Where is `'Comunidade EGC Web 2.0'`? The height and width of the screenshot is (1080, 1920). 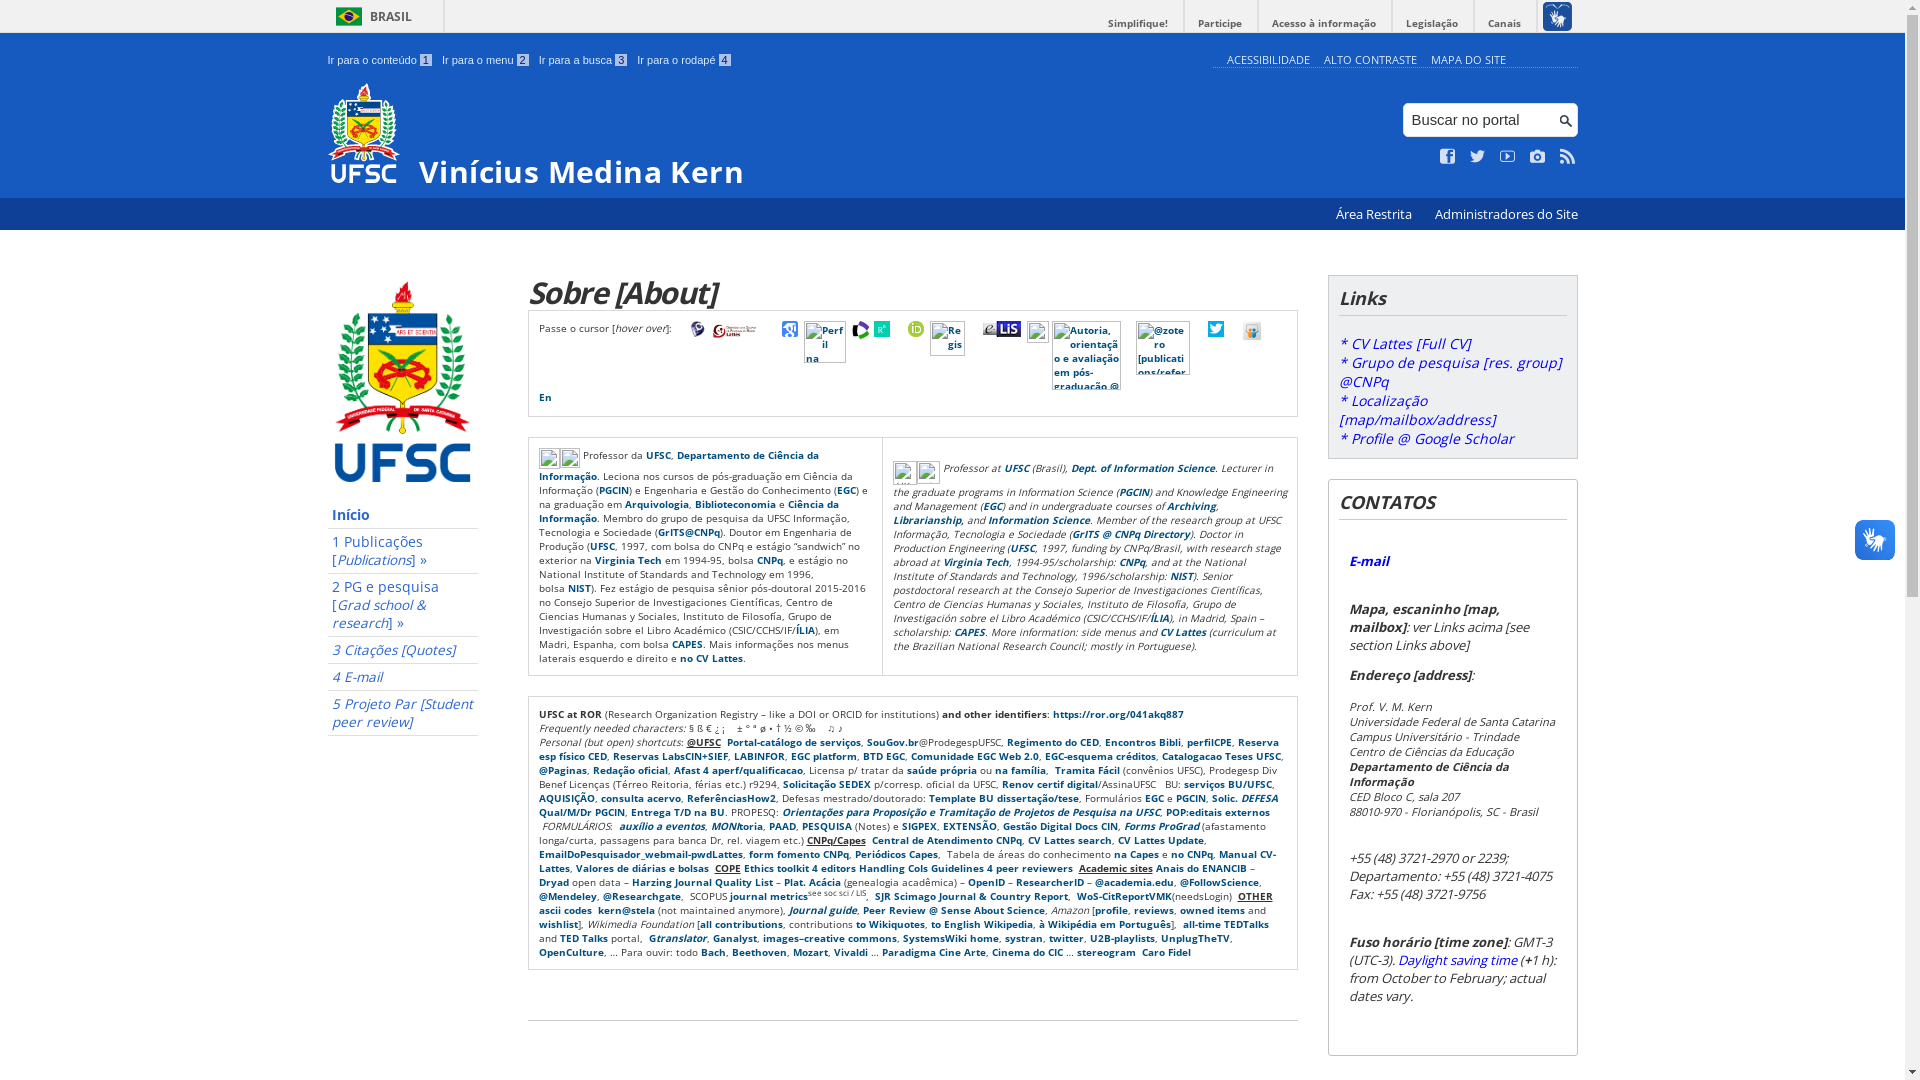 'Comunidade EGC Web 2.0' is located at coordinates (974, 756).